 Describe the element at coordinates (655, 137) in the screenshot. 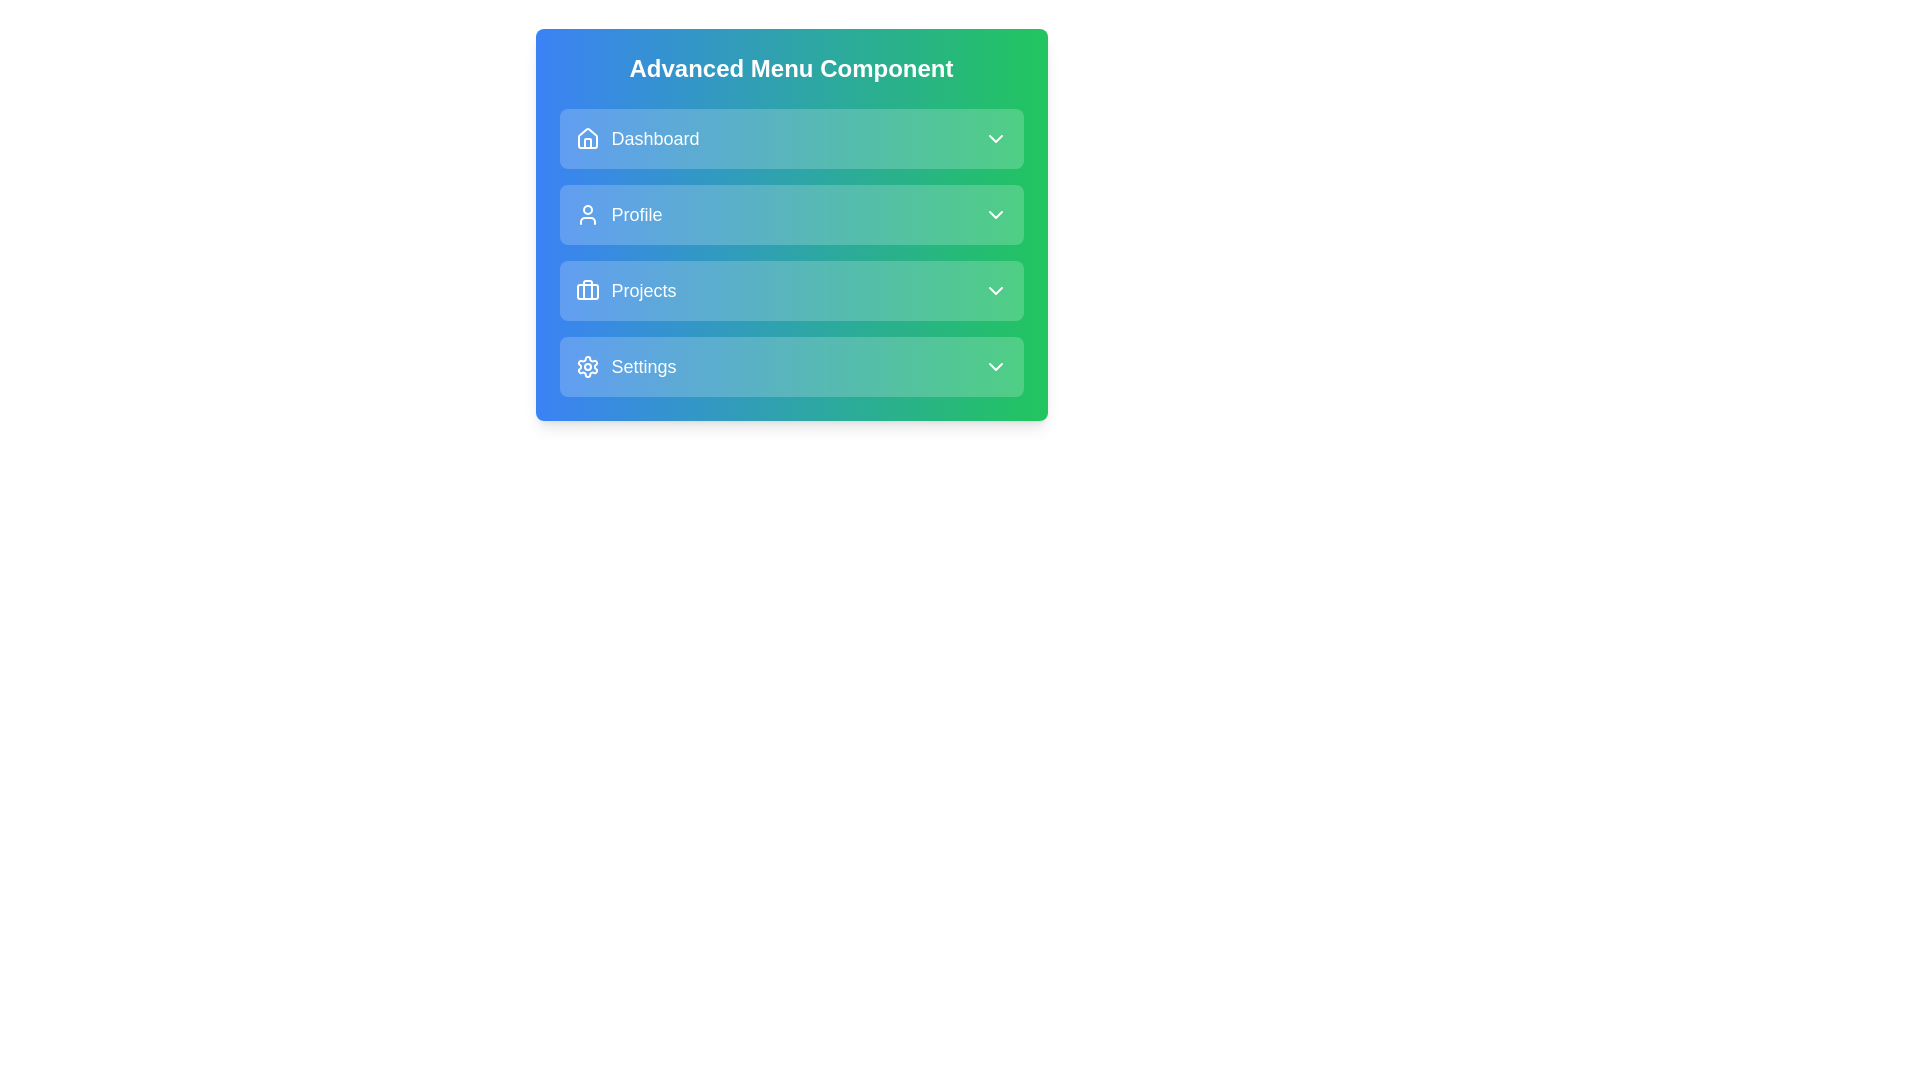

I see `the 'Dashboard' text label in the 'Advanced Menu Component', which is the first menu option aligned to the right of the house icon` at that location.